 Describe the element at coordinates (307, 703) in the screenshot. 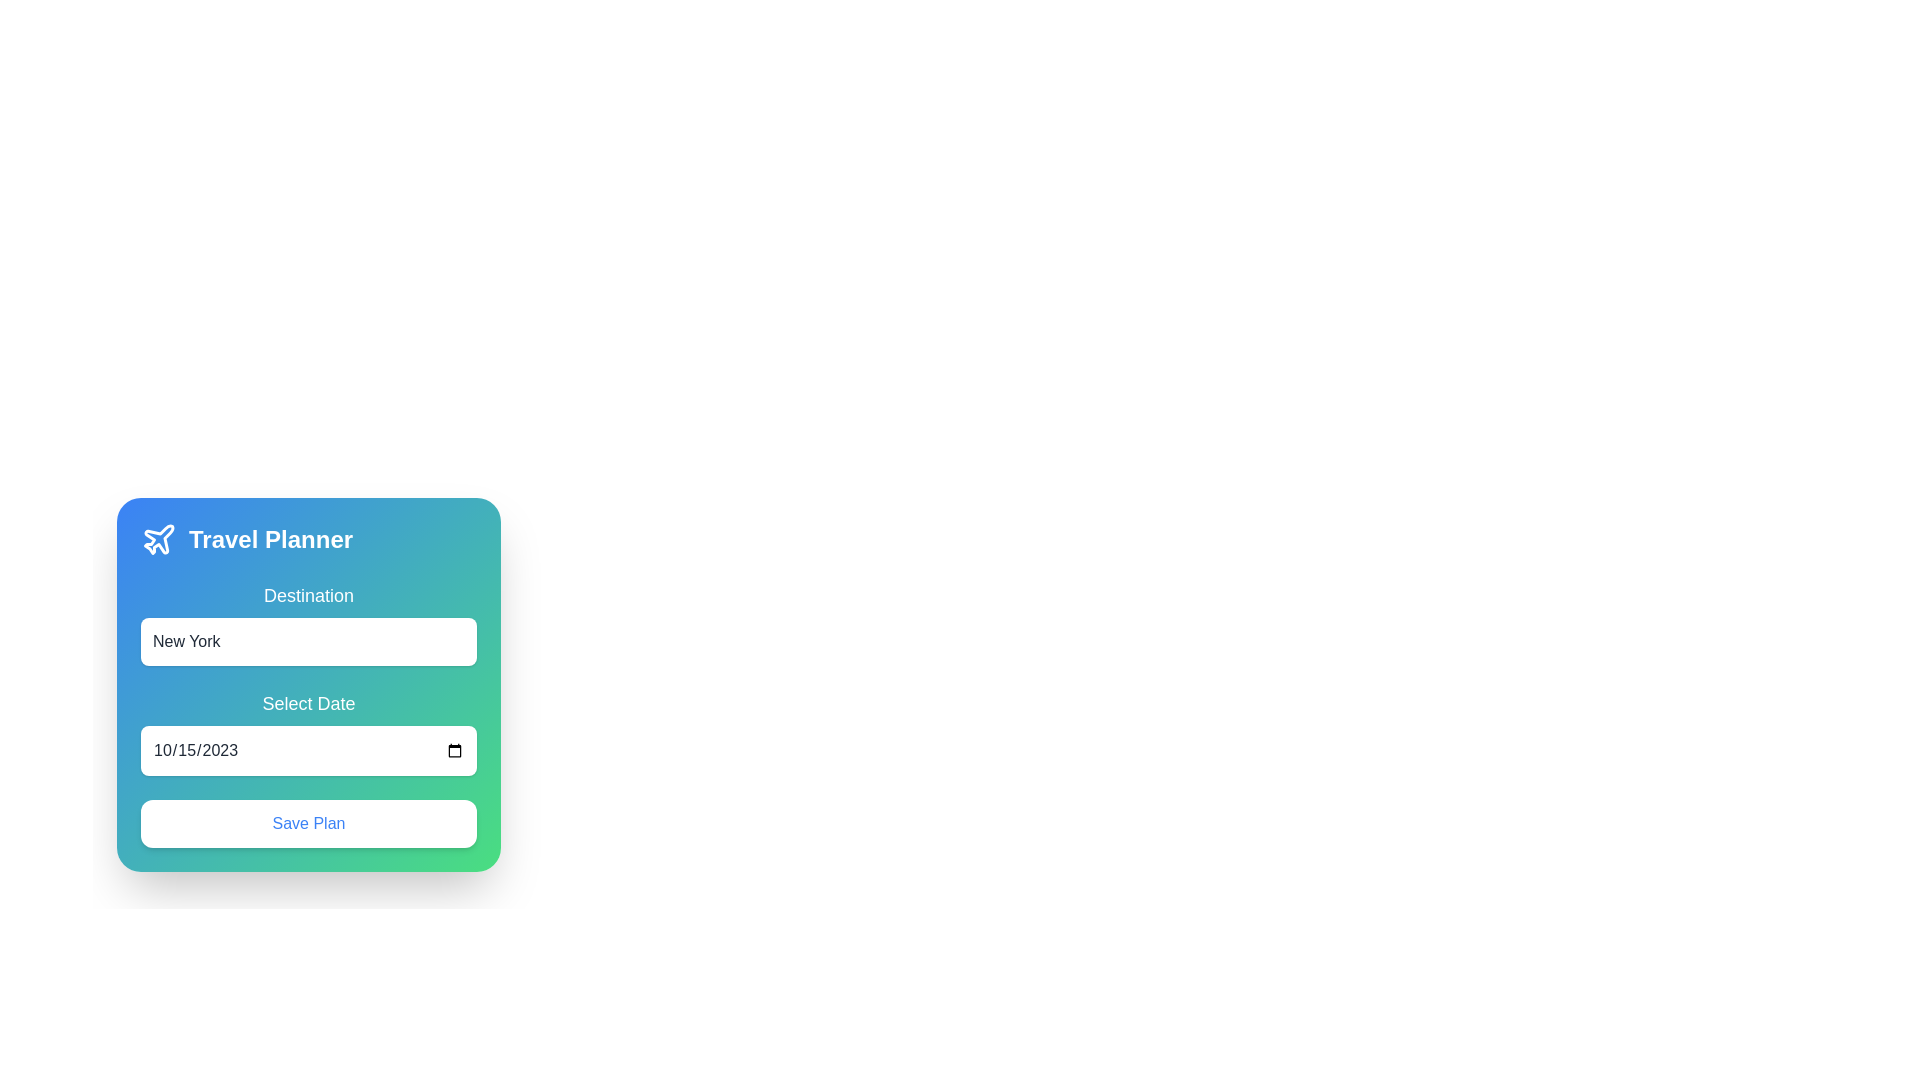

I see `the 'Select Date' label, which is a text label in white font on a gradient blue-green background, located in the middle section of the travel planning interface` at that location.